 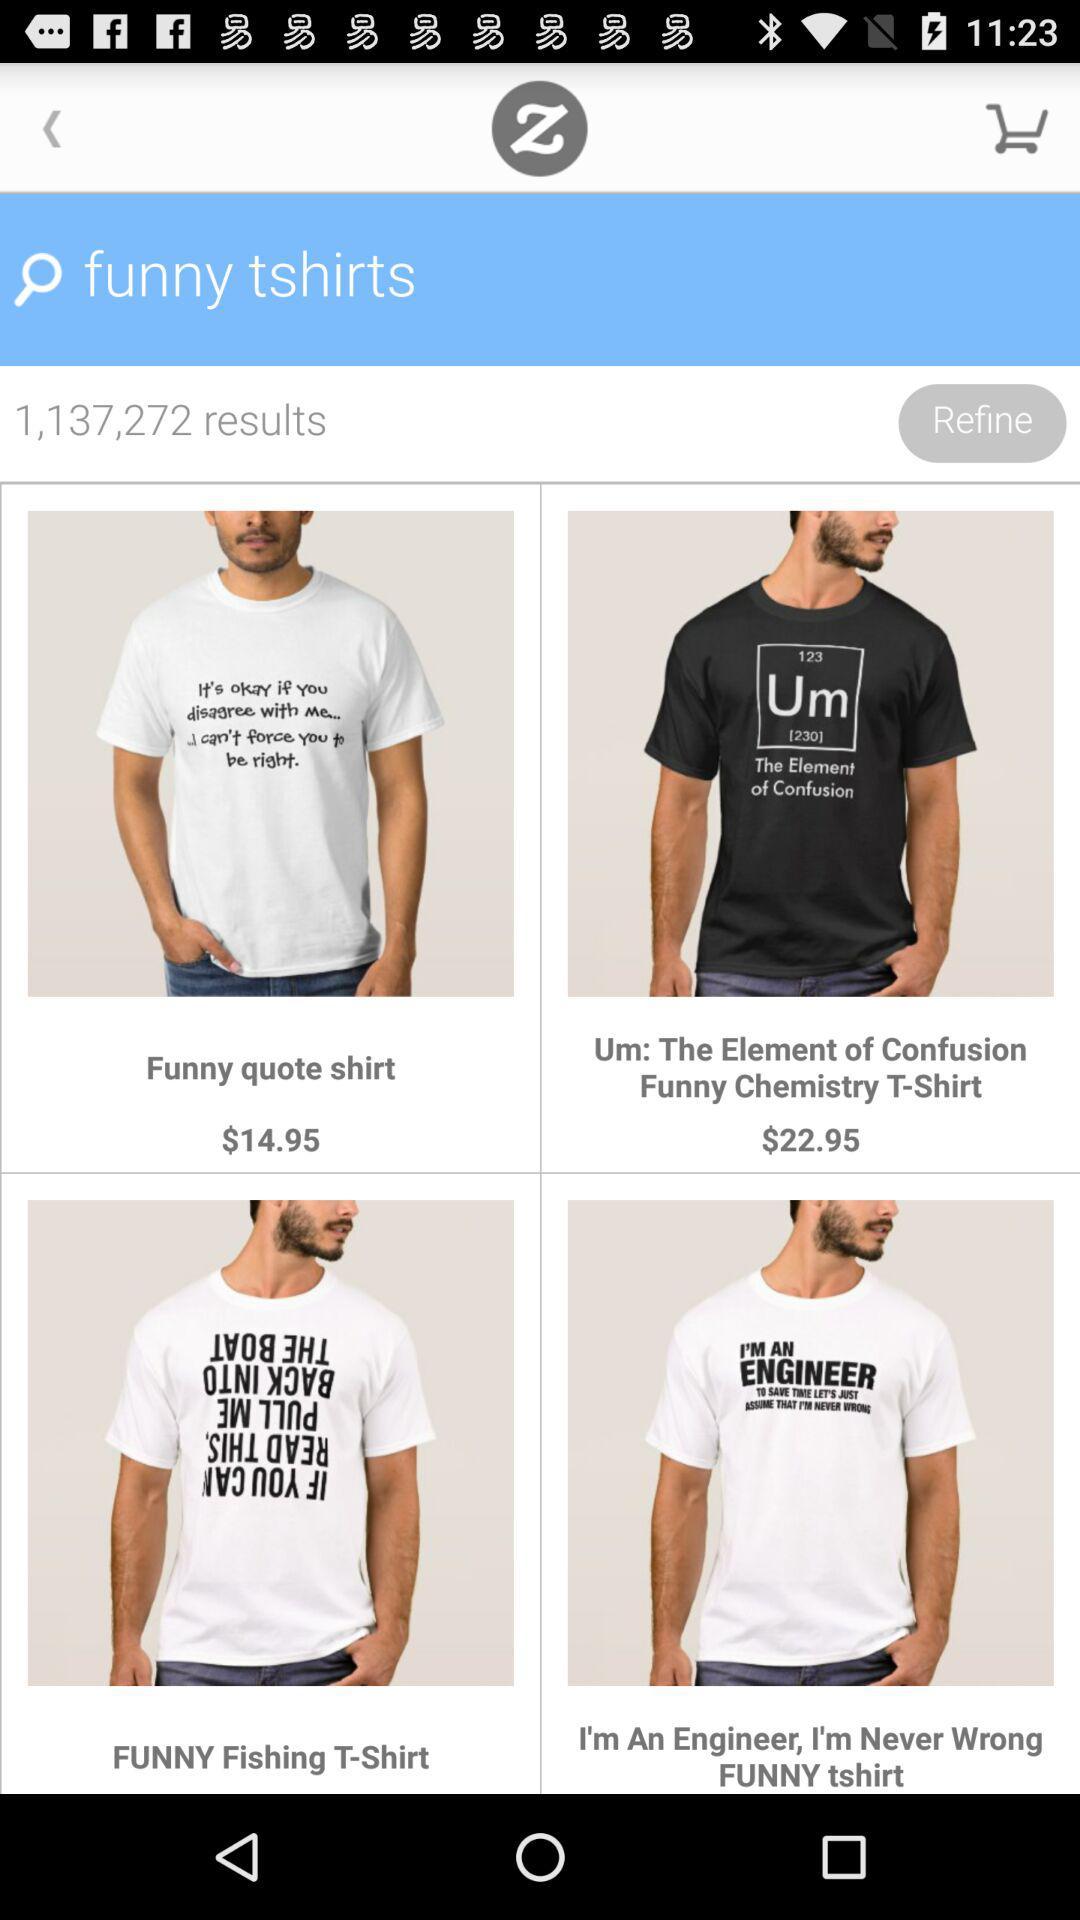 I want to click on the refine, so click(x=981, y=422).